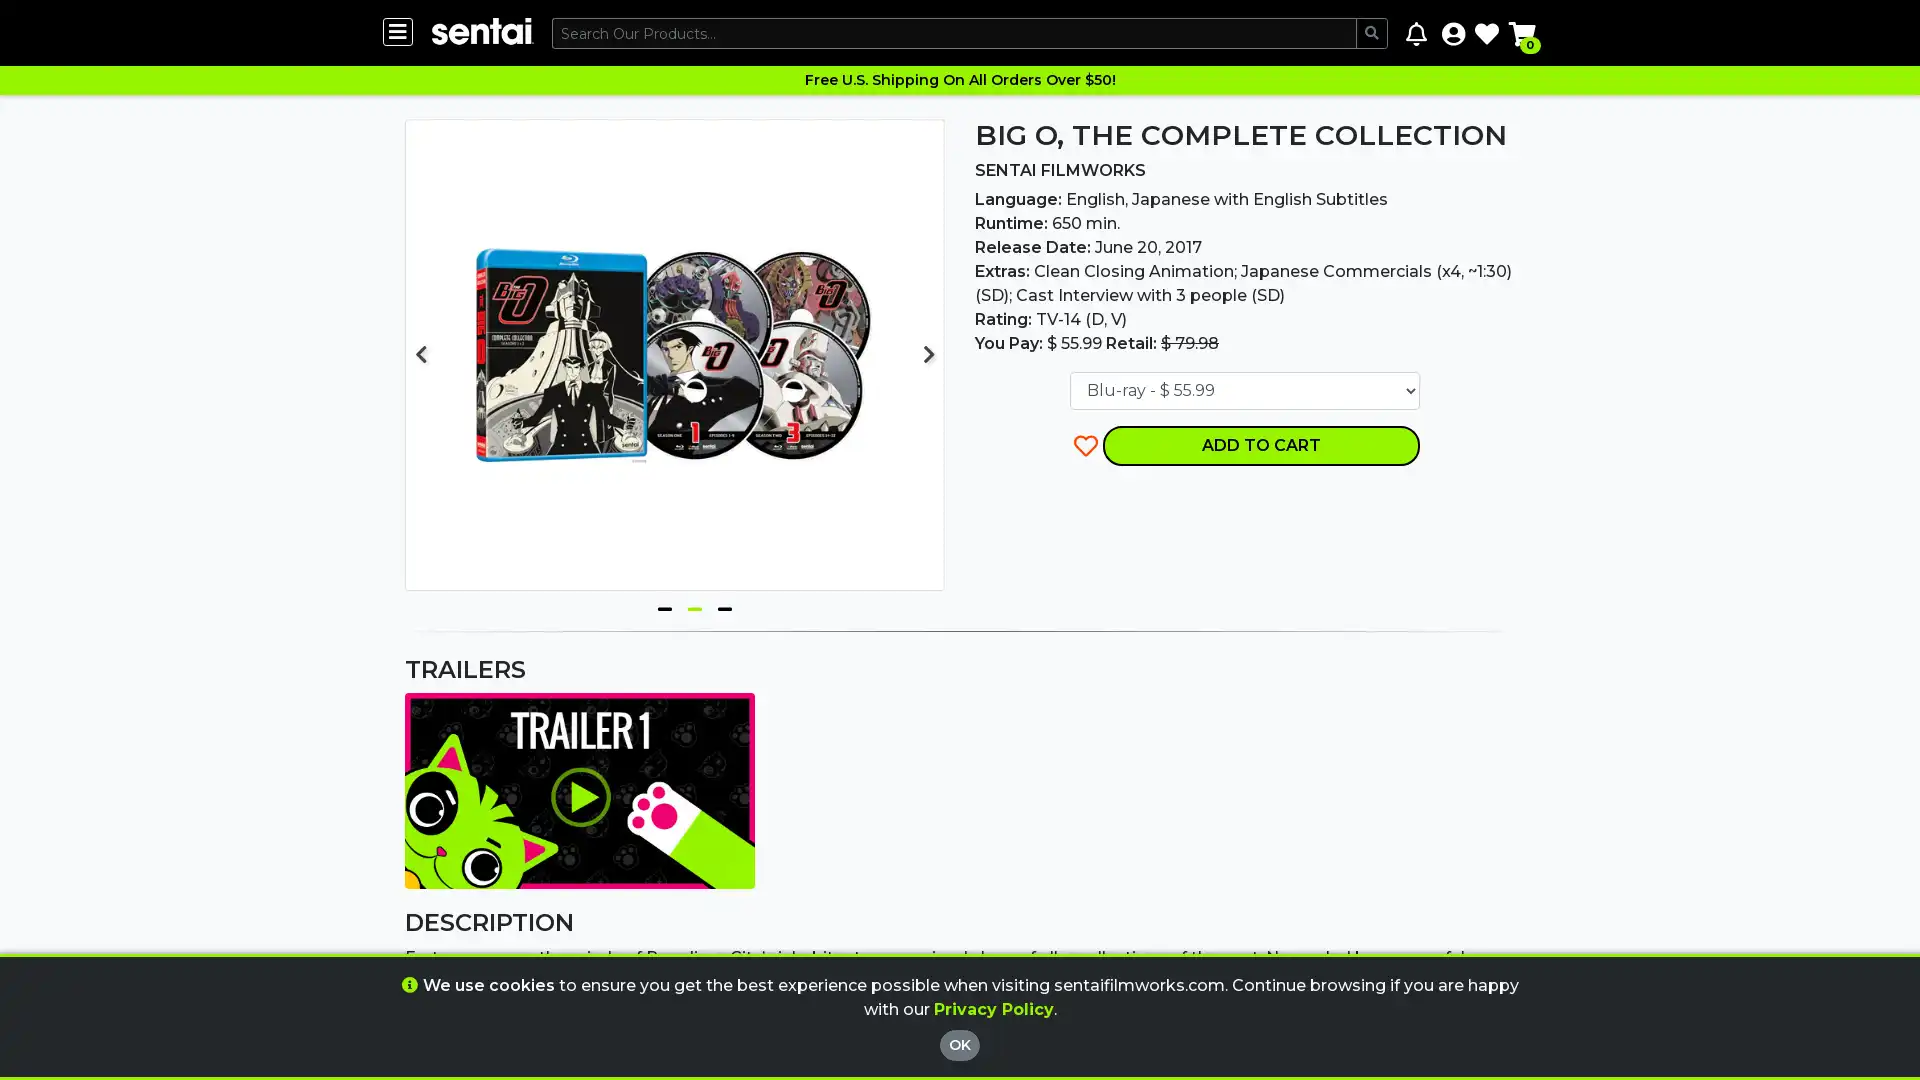 Image resolution: width=1920 pixels, height=1080 pixels. Describe the element at coordinates (1085, 443) in the screenshot. I see `Add to Wishlist Button` at that location.